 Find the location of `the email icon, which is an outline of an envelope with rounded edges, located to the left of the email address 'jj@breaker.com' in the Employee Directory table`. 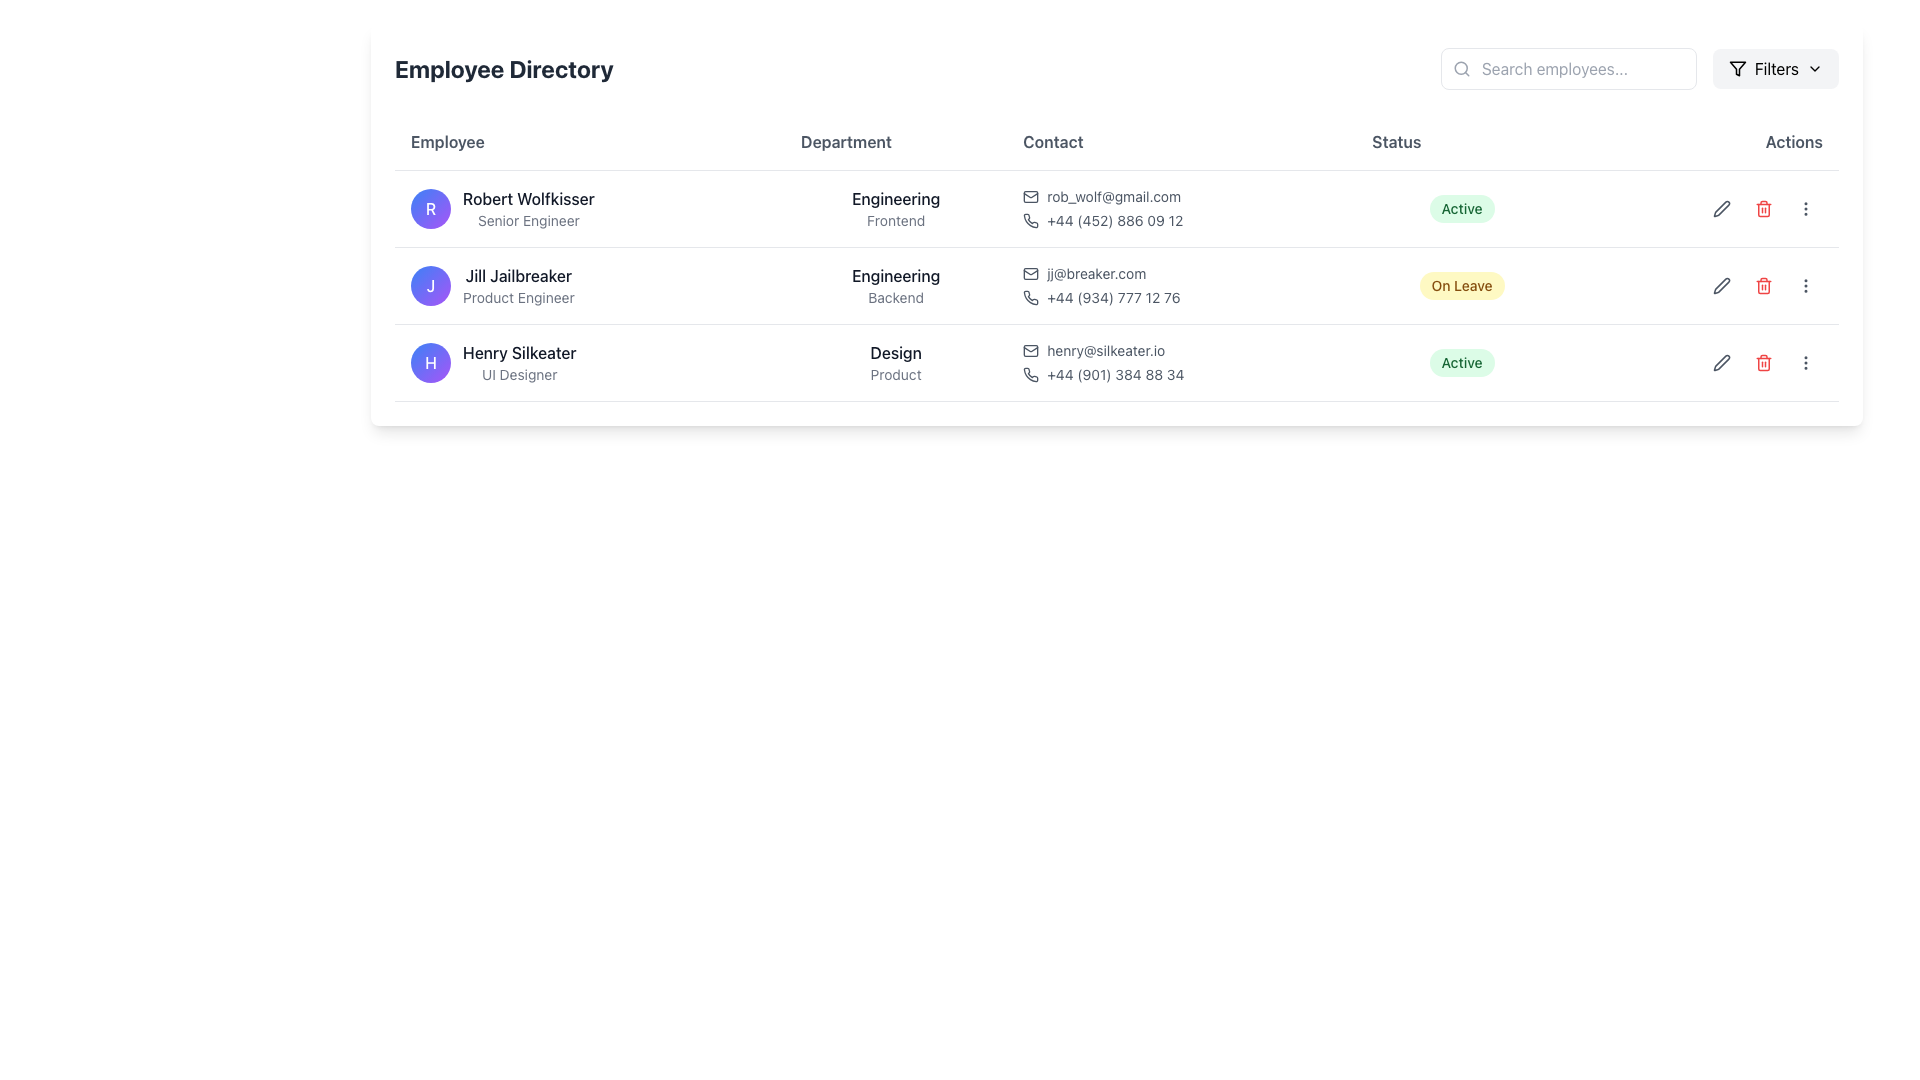

the email icon, which is an outline of an envelope with rounded edges, located to the left of the email address 'jj@breaker.com' in the Employee Directory table is located at coordinates (1031, 273).